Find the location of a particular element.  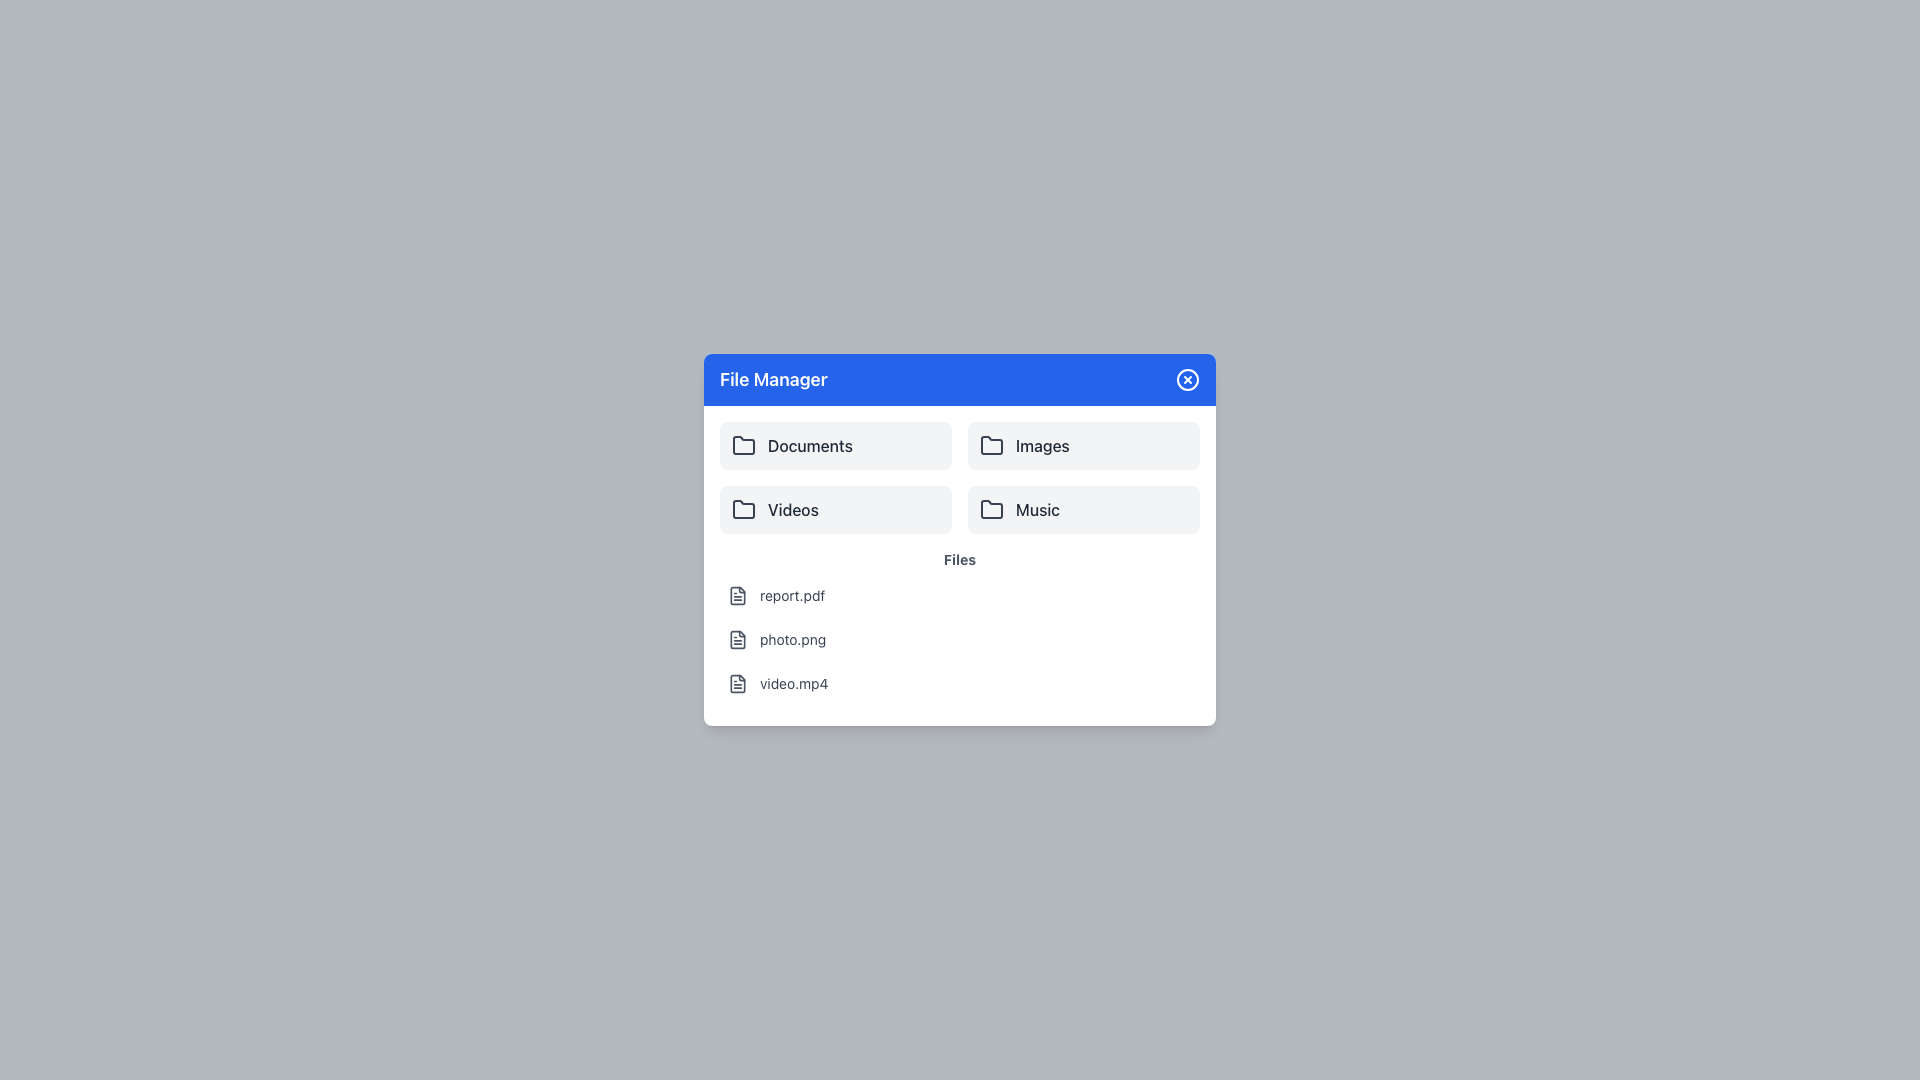

the Text Label located in the blue header bar of the modal-style interface card, which serves as a title for the file management tool is located at coordinates (772, 380).